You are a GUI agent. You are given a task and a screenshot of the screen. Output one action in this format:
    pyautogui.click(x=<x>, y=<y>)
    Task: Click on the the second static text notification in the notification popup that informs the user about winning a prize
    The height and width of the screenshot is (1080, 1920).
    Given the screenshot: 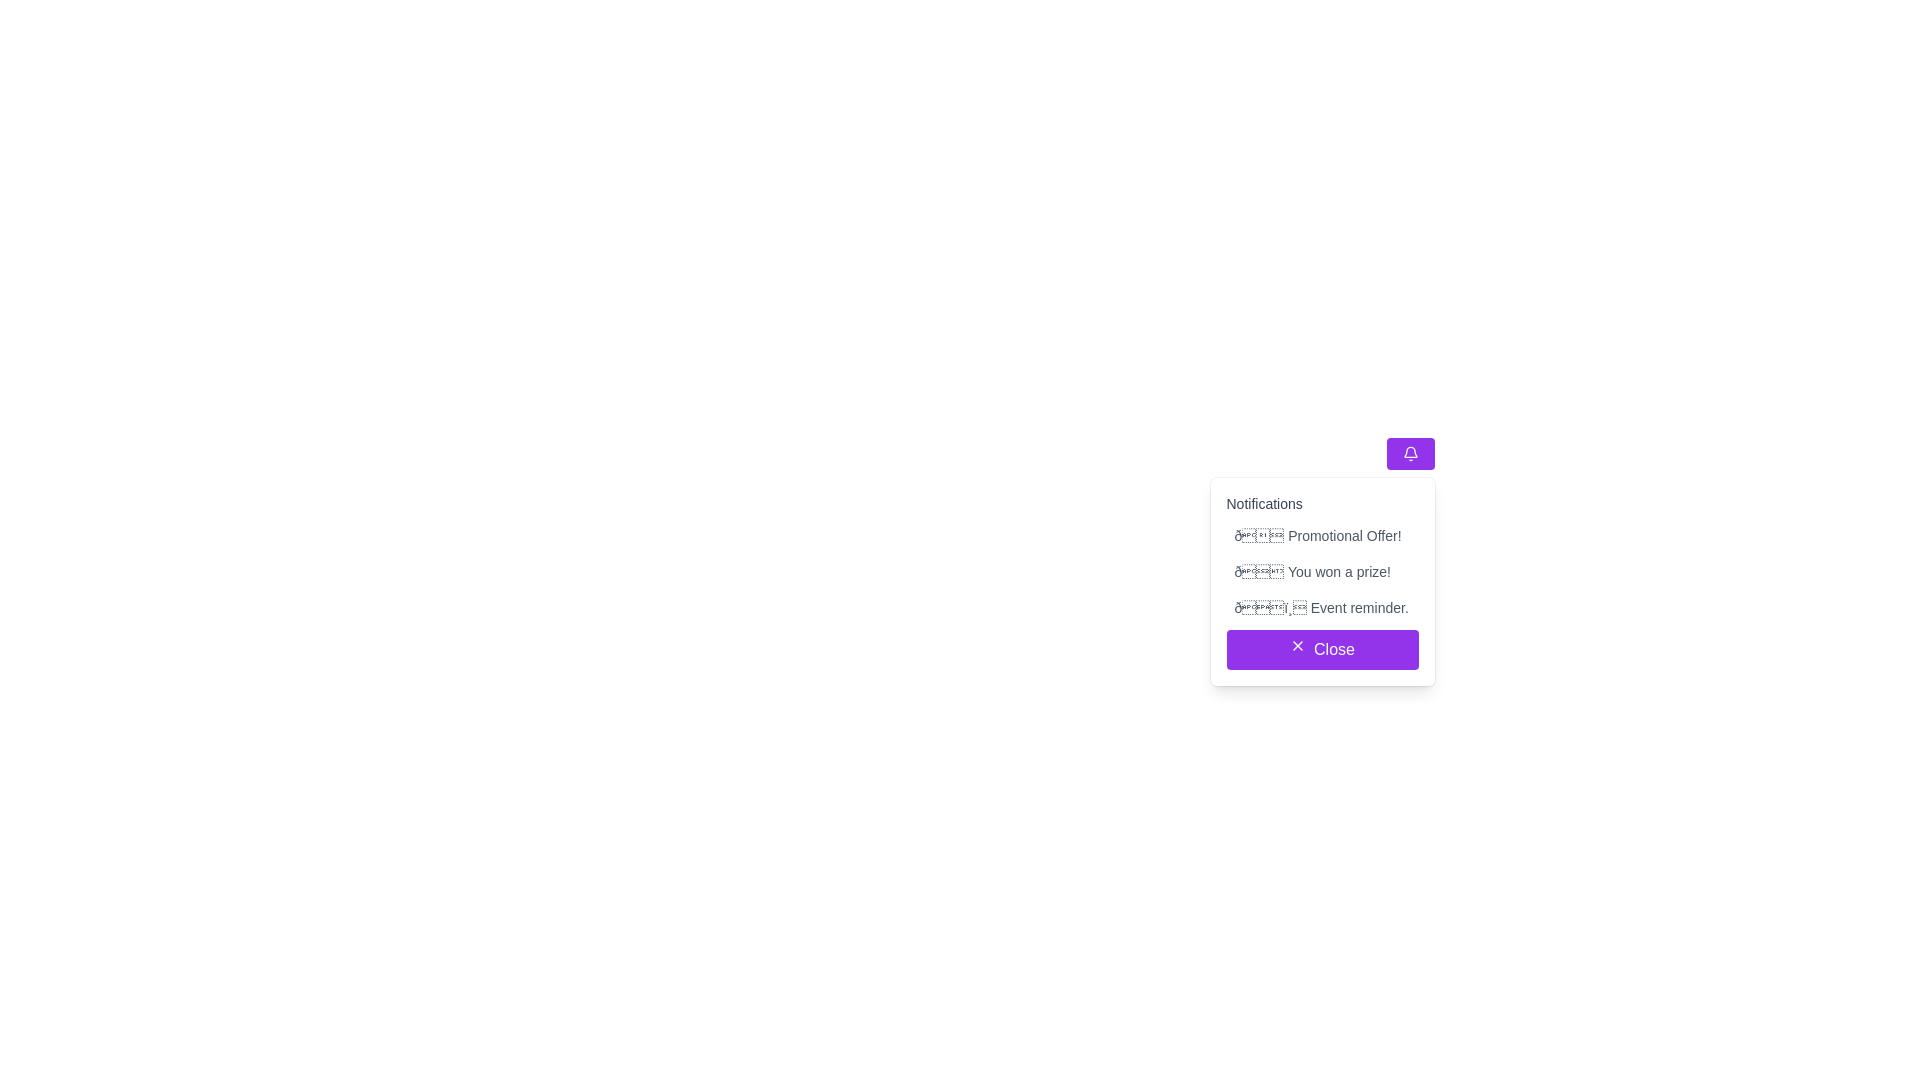 What is the action you would take?
    pyautogui.click(x=1322, y=571)
    